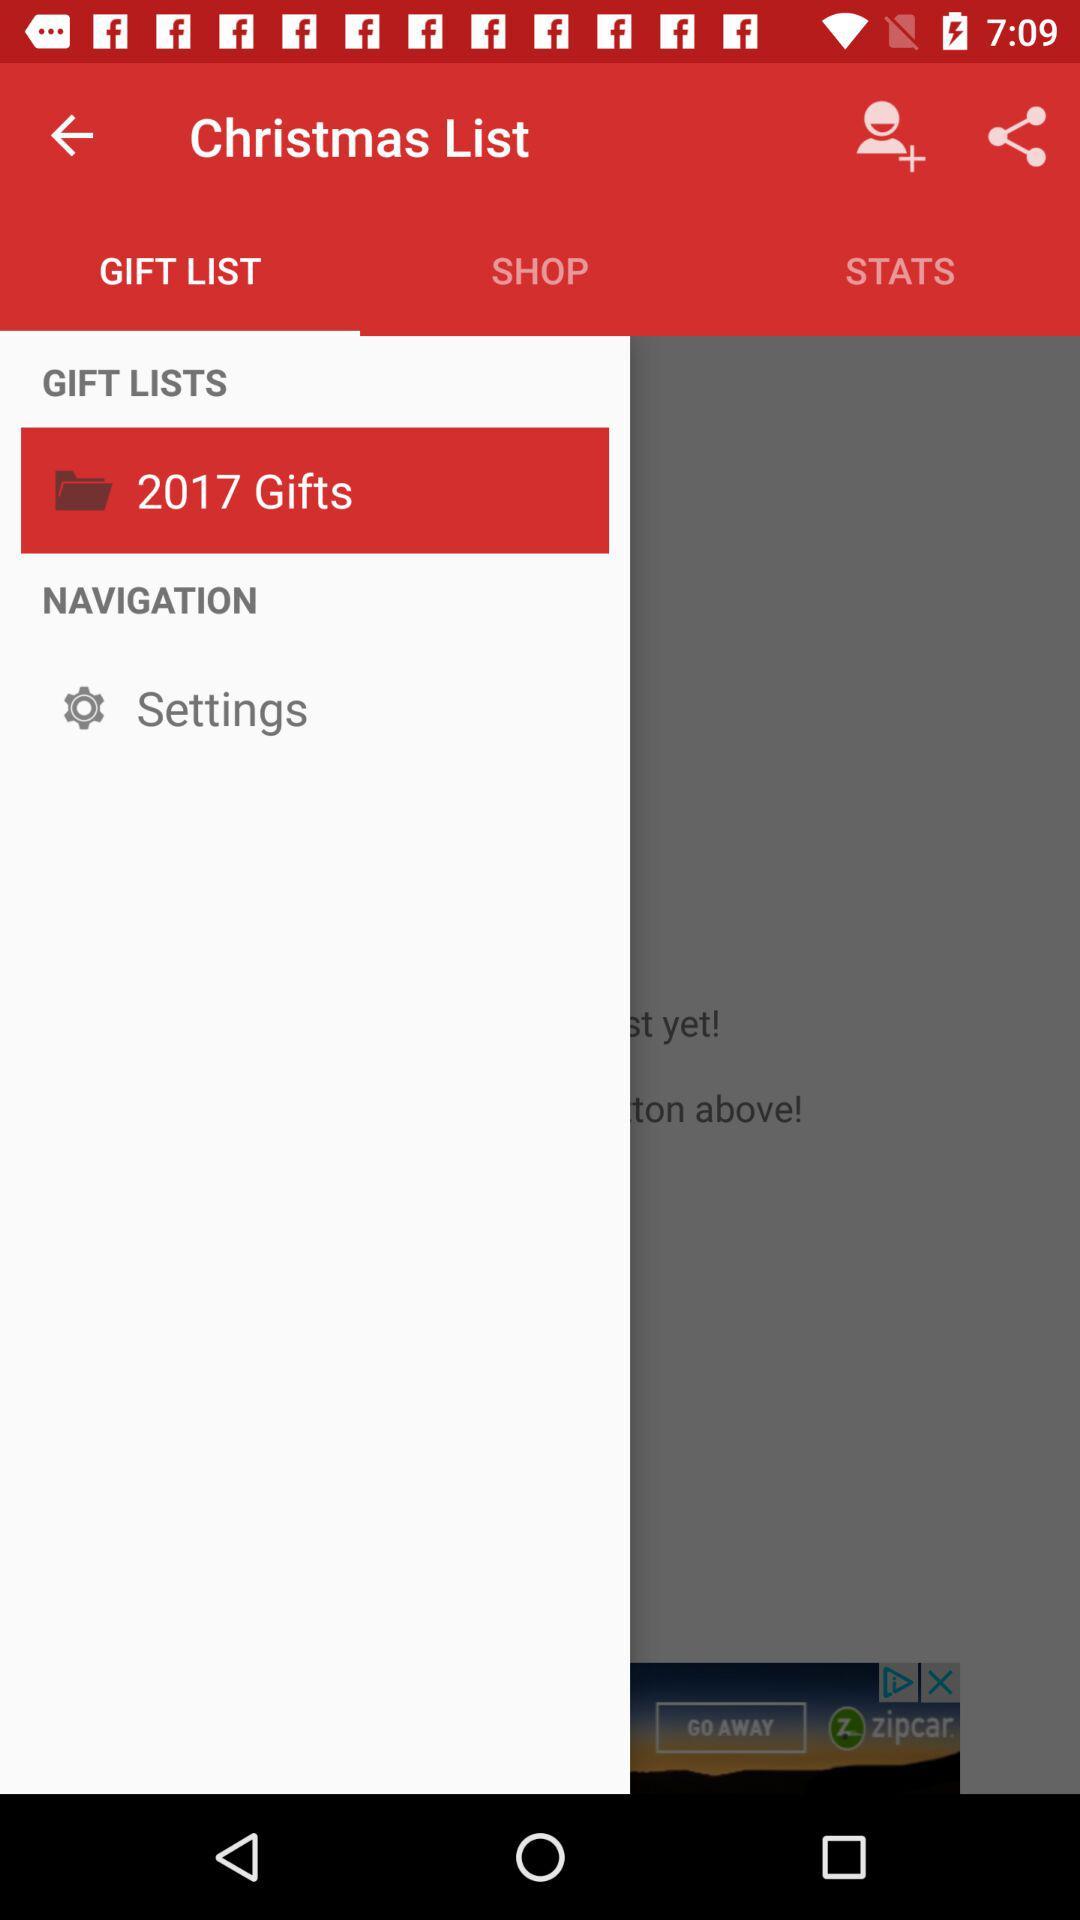 The width and height of the screenshot is (1080, 1920). I want to click on the stats icon, so click(898, 269).